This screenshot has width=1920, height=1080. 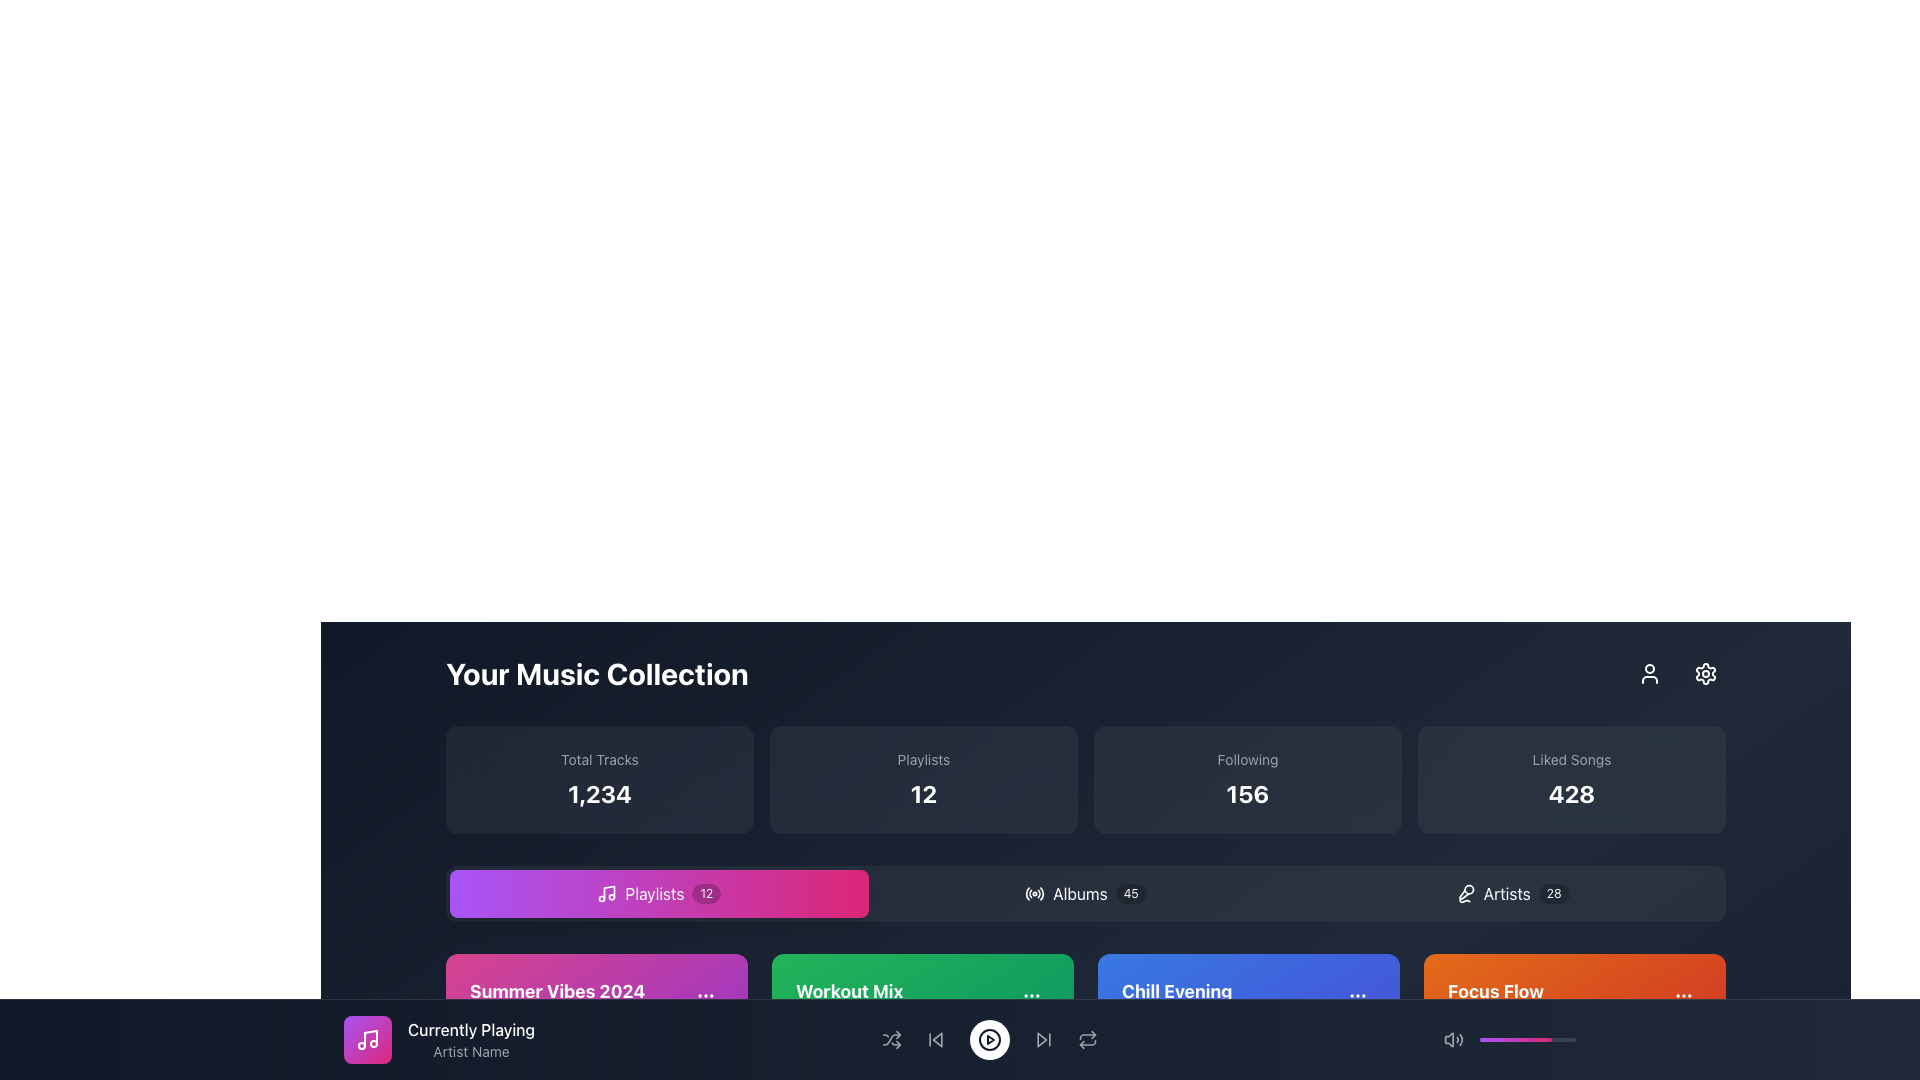 What do you see at coordinates (368, 1039) in the screenshot?
I see `the IconButton with a centered music note icon that has a gradient background transitioning from purple to pink` at bounding box center [368, 1039].